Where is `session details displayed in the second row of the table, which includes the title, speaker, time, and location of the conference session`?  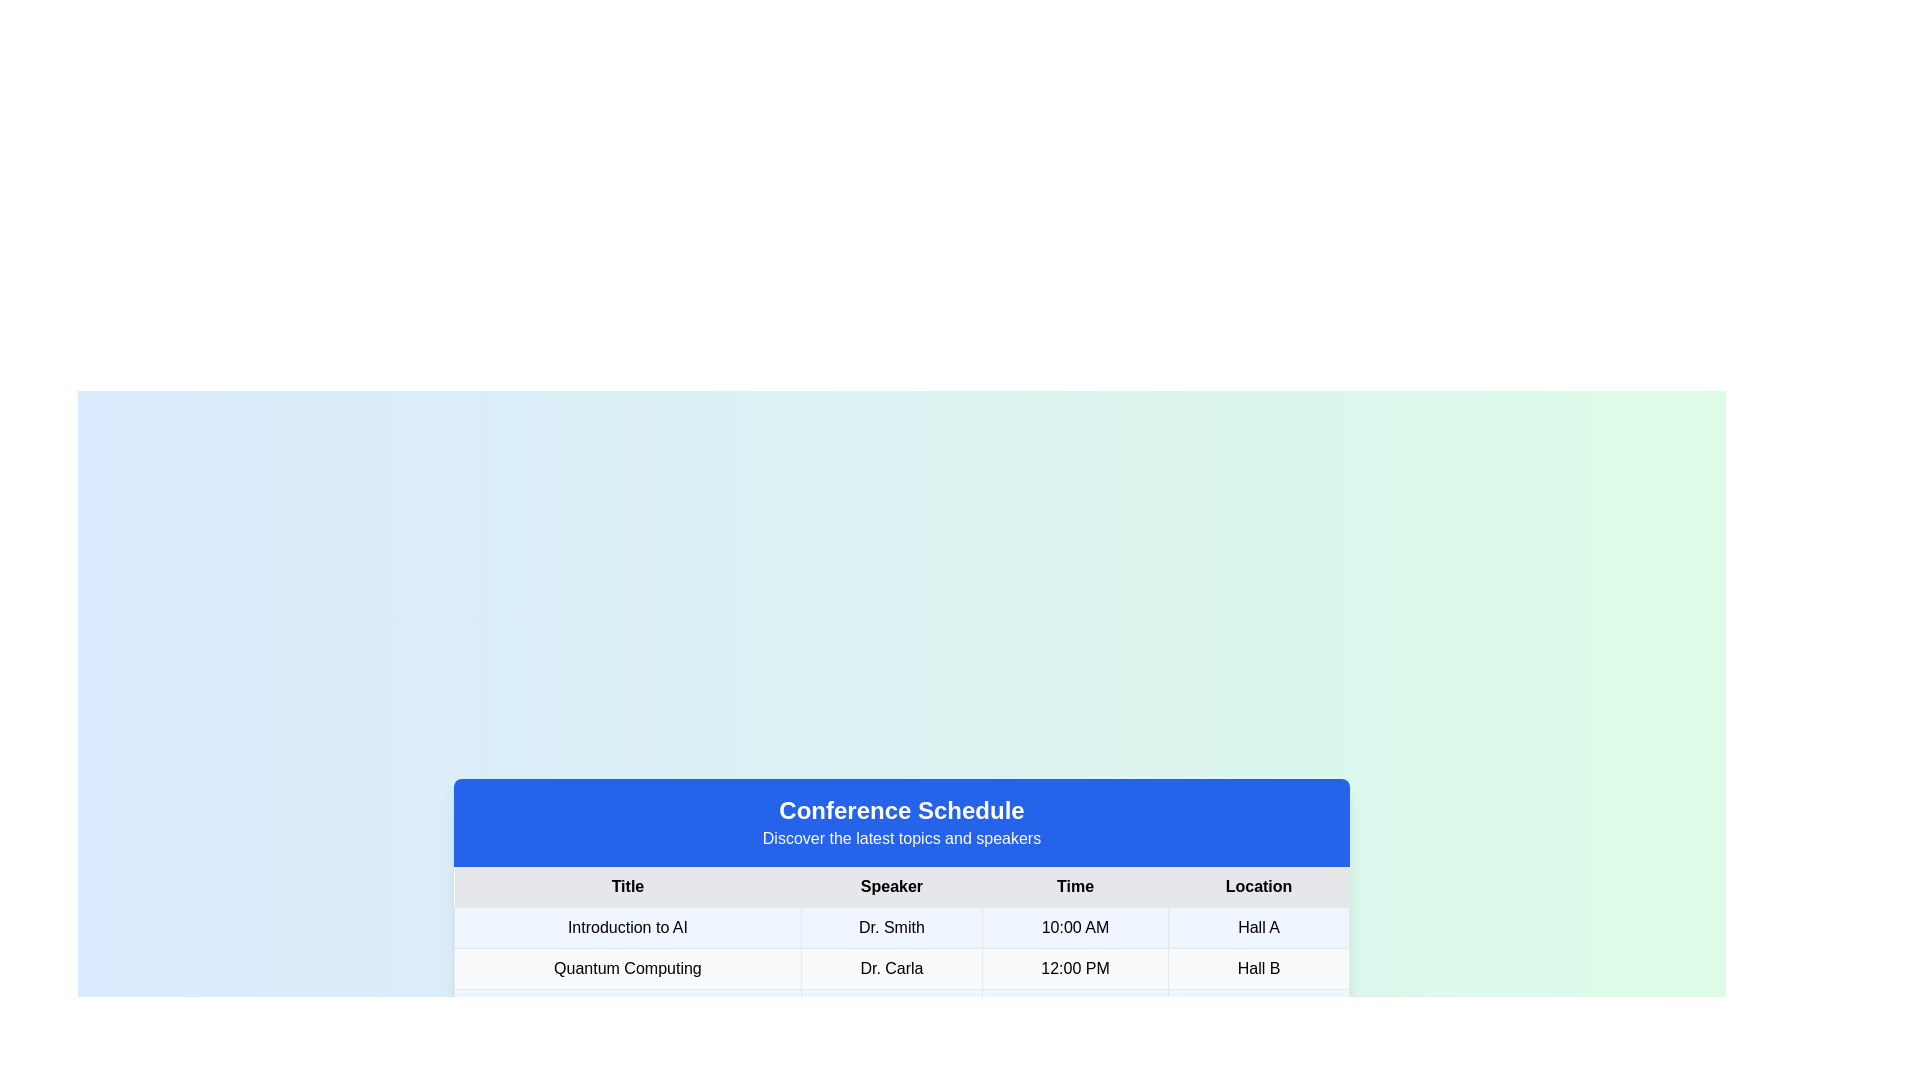
session details displayed in the second row of the table, which includes the title, speaker, time, and location of the conference session is located at coordinates (901, 967).